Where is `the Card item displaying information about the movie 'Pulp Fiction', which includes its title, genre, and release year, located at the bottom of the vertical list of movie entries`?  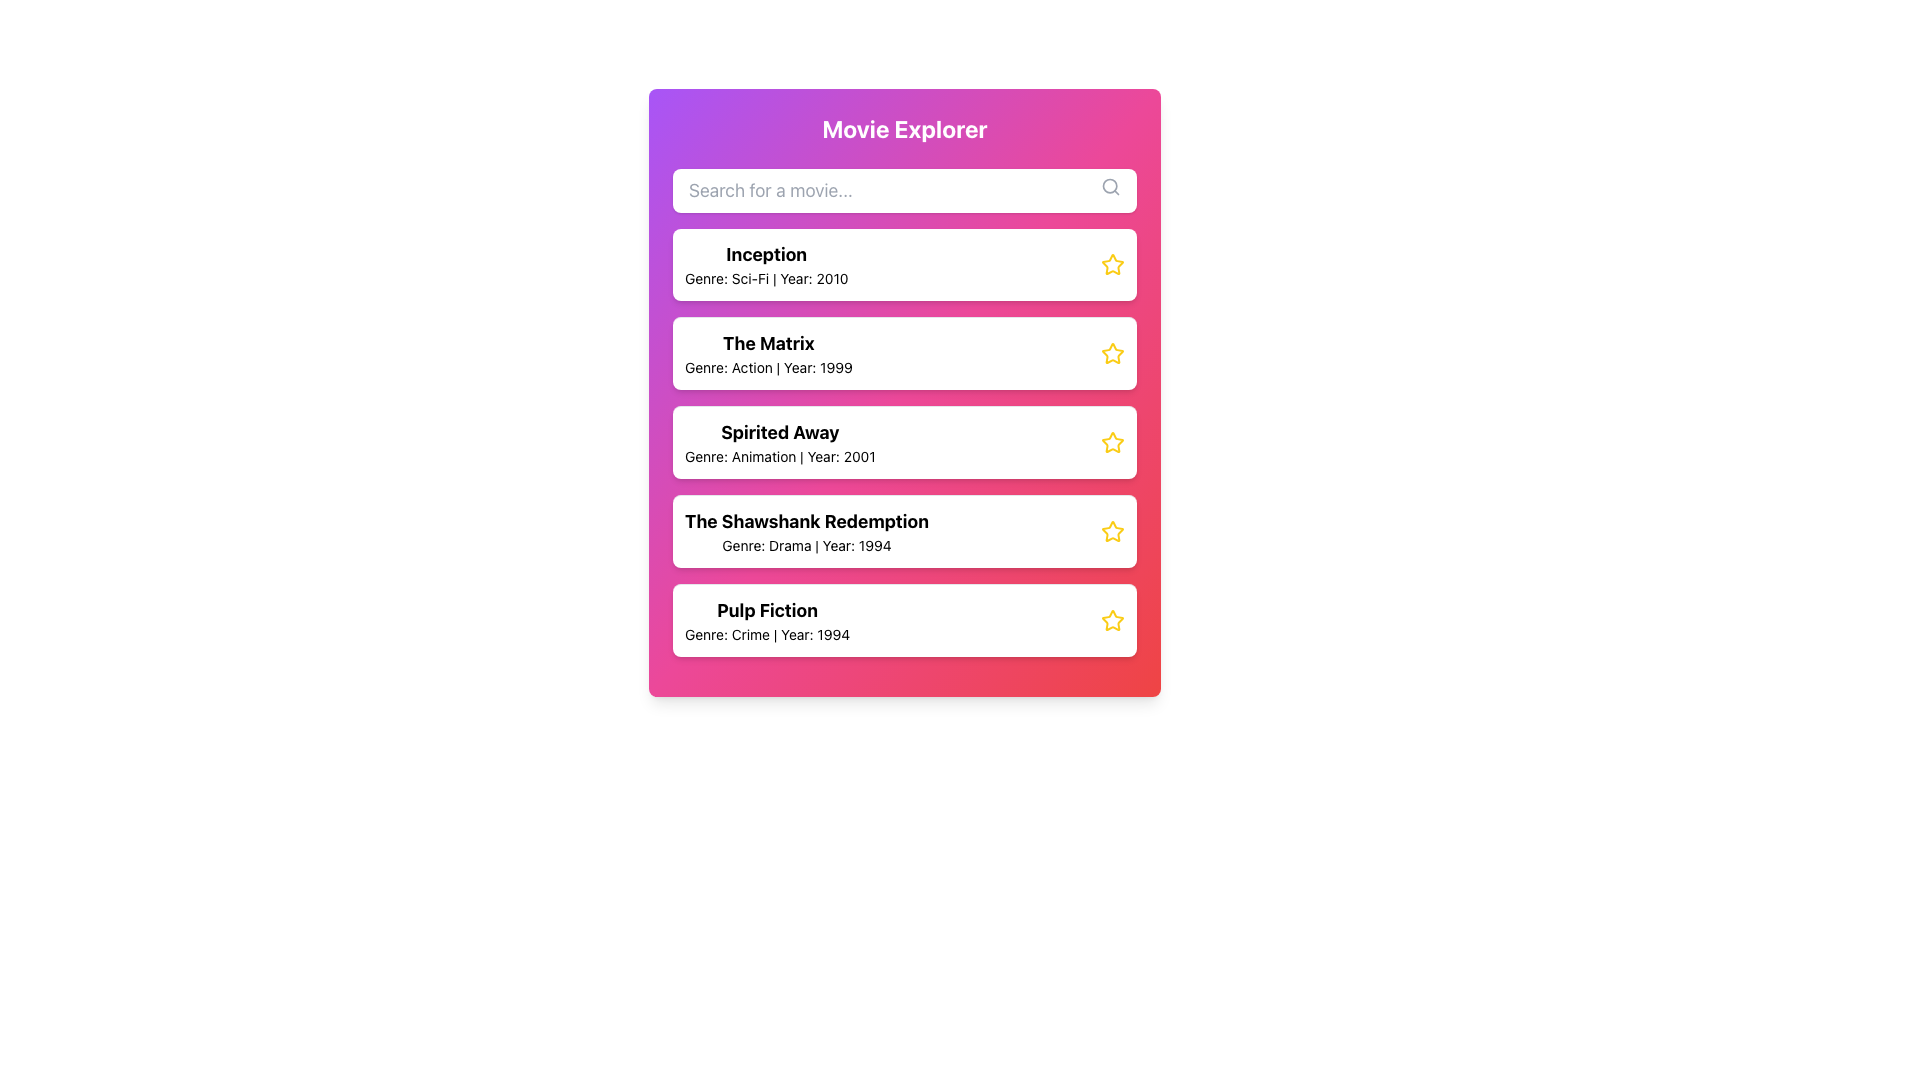
the Card item displaying information about the movie 'Pulp Fiction', which includes its title, genre, and release year, located at the bottom of the vertical list of movie entries is located at coordinates (904, 619).